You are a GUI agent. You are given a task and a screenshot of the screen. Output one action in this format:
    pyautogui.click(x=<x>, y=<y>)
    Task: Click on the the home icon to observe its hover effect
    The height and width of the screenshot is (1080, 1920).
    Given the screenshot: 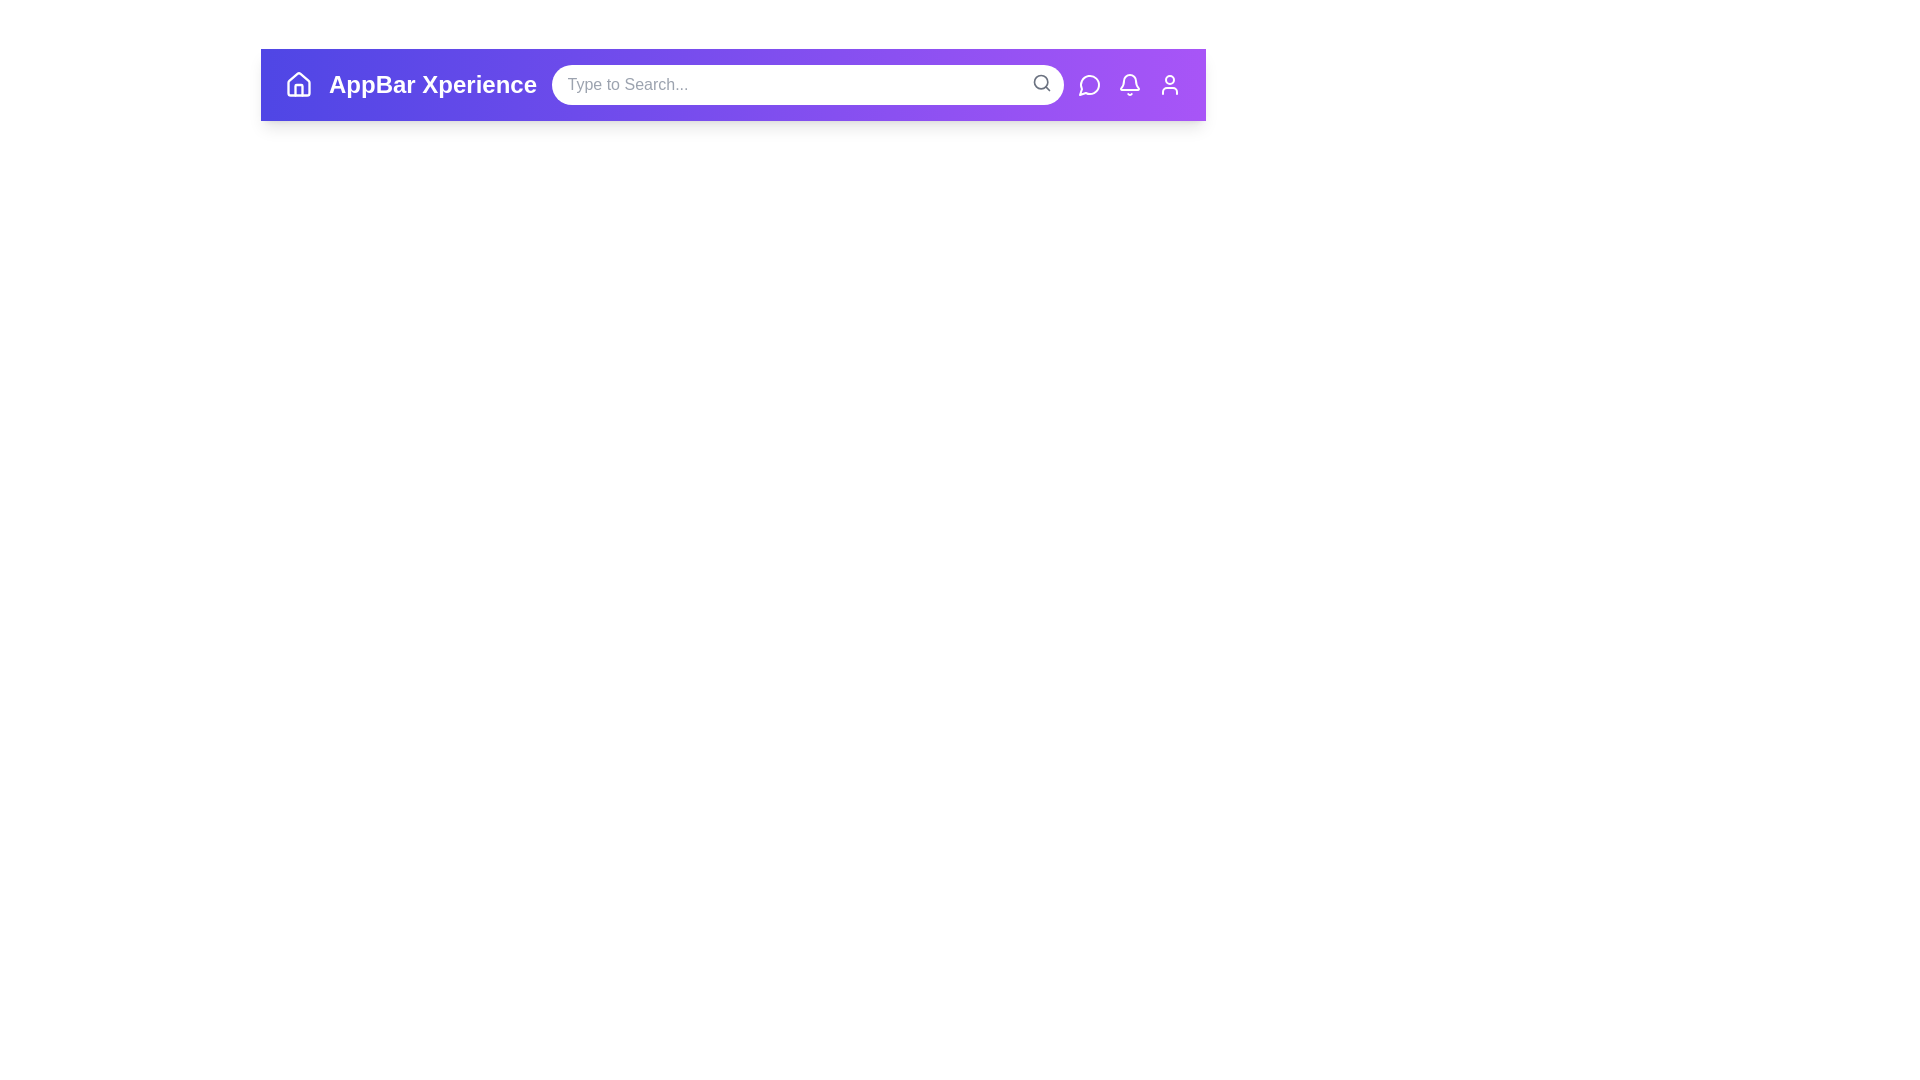 What is the action you would take?
    pyautogui.click(x=297, y=83)
    